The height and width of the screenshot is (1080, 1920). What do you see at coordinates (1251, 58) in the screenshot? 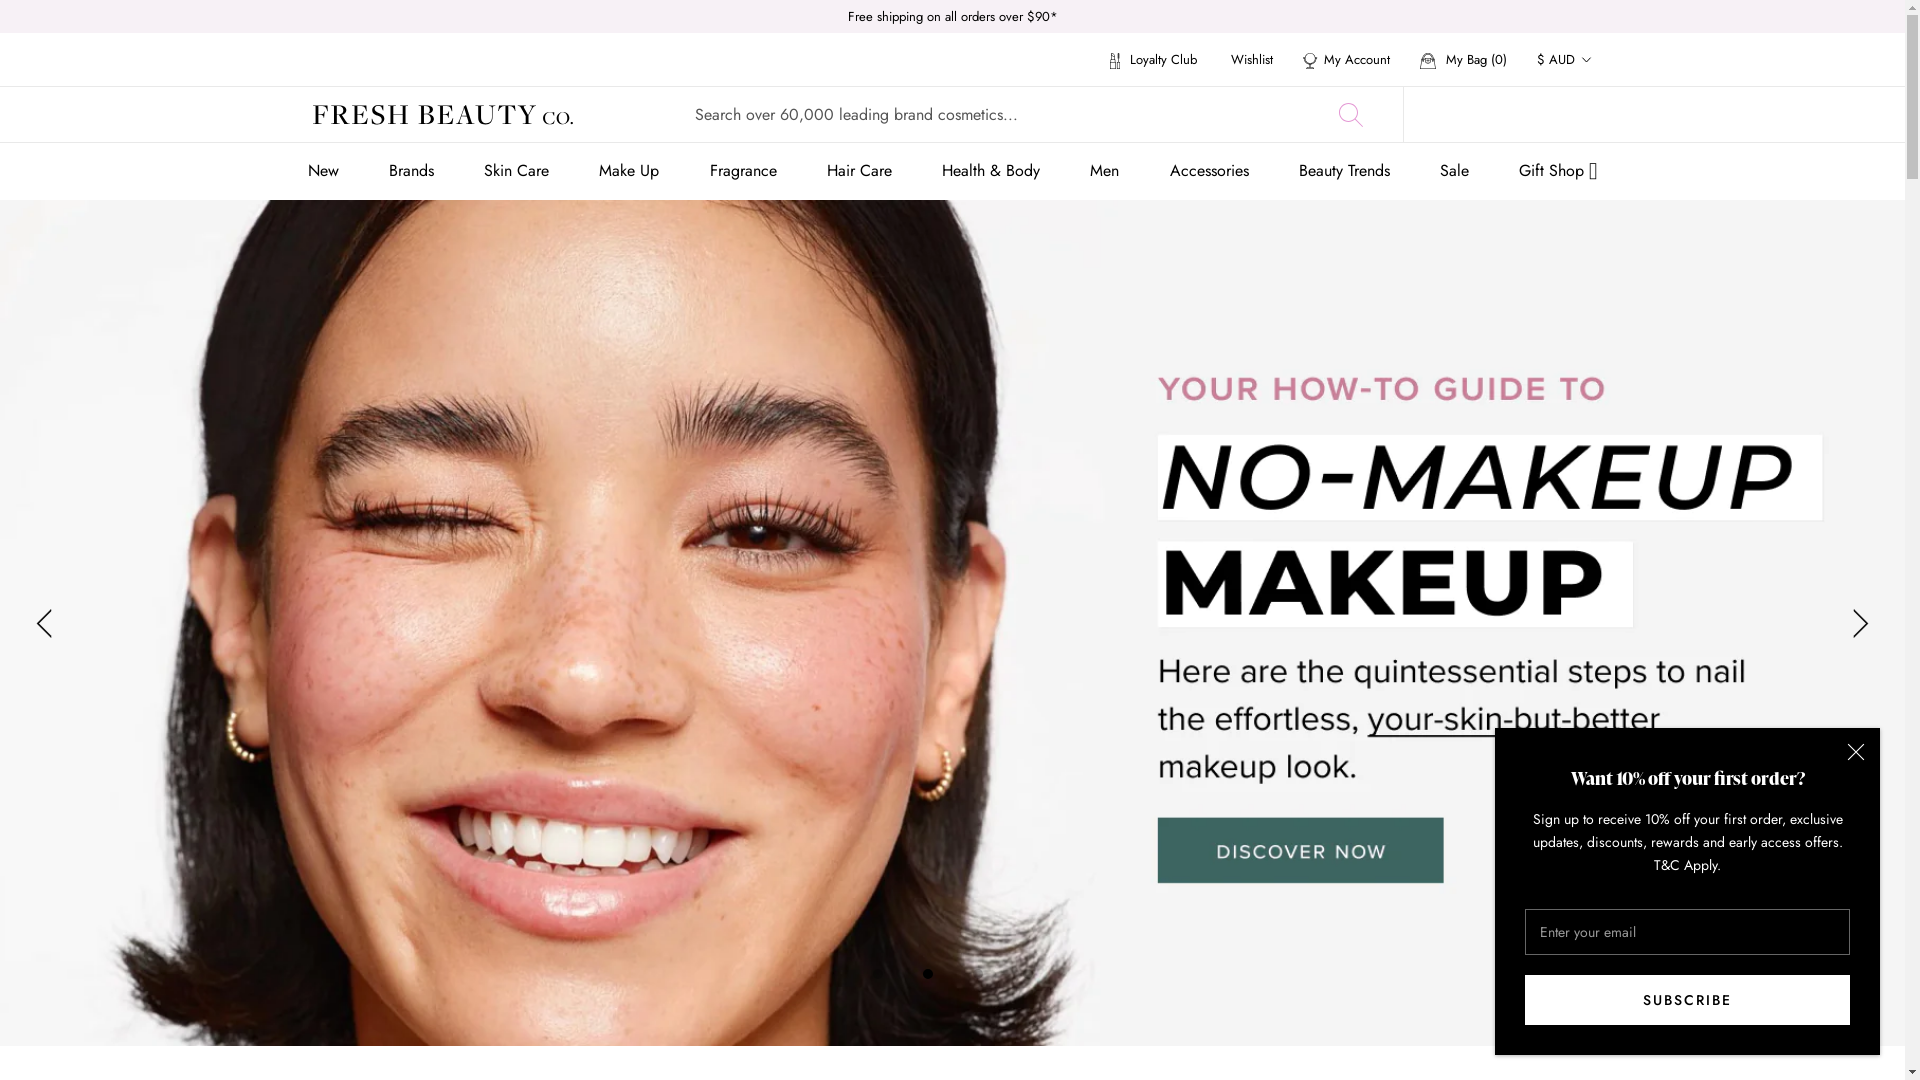
I see `'Wishlist'` at bounding box center [1251, 58].